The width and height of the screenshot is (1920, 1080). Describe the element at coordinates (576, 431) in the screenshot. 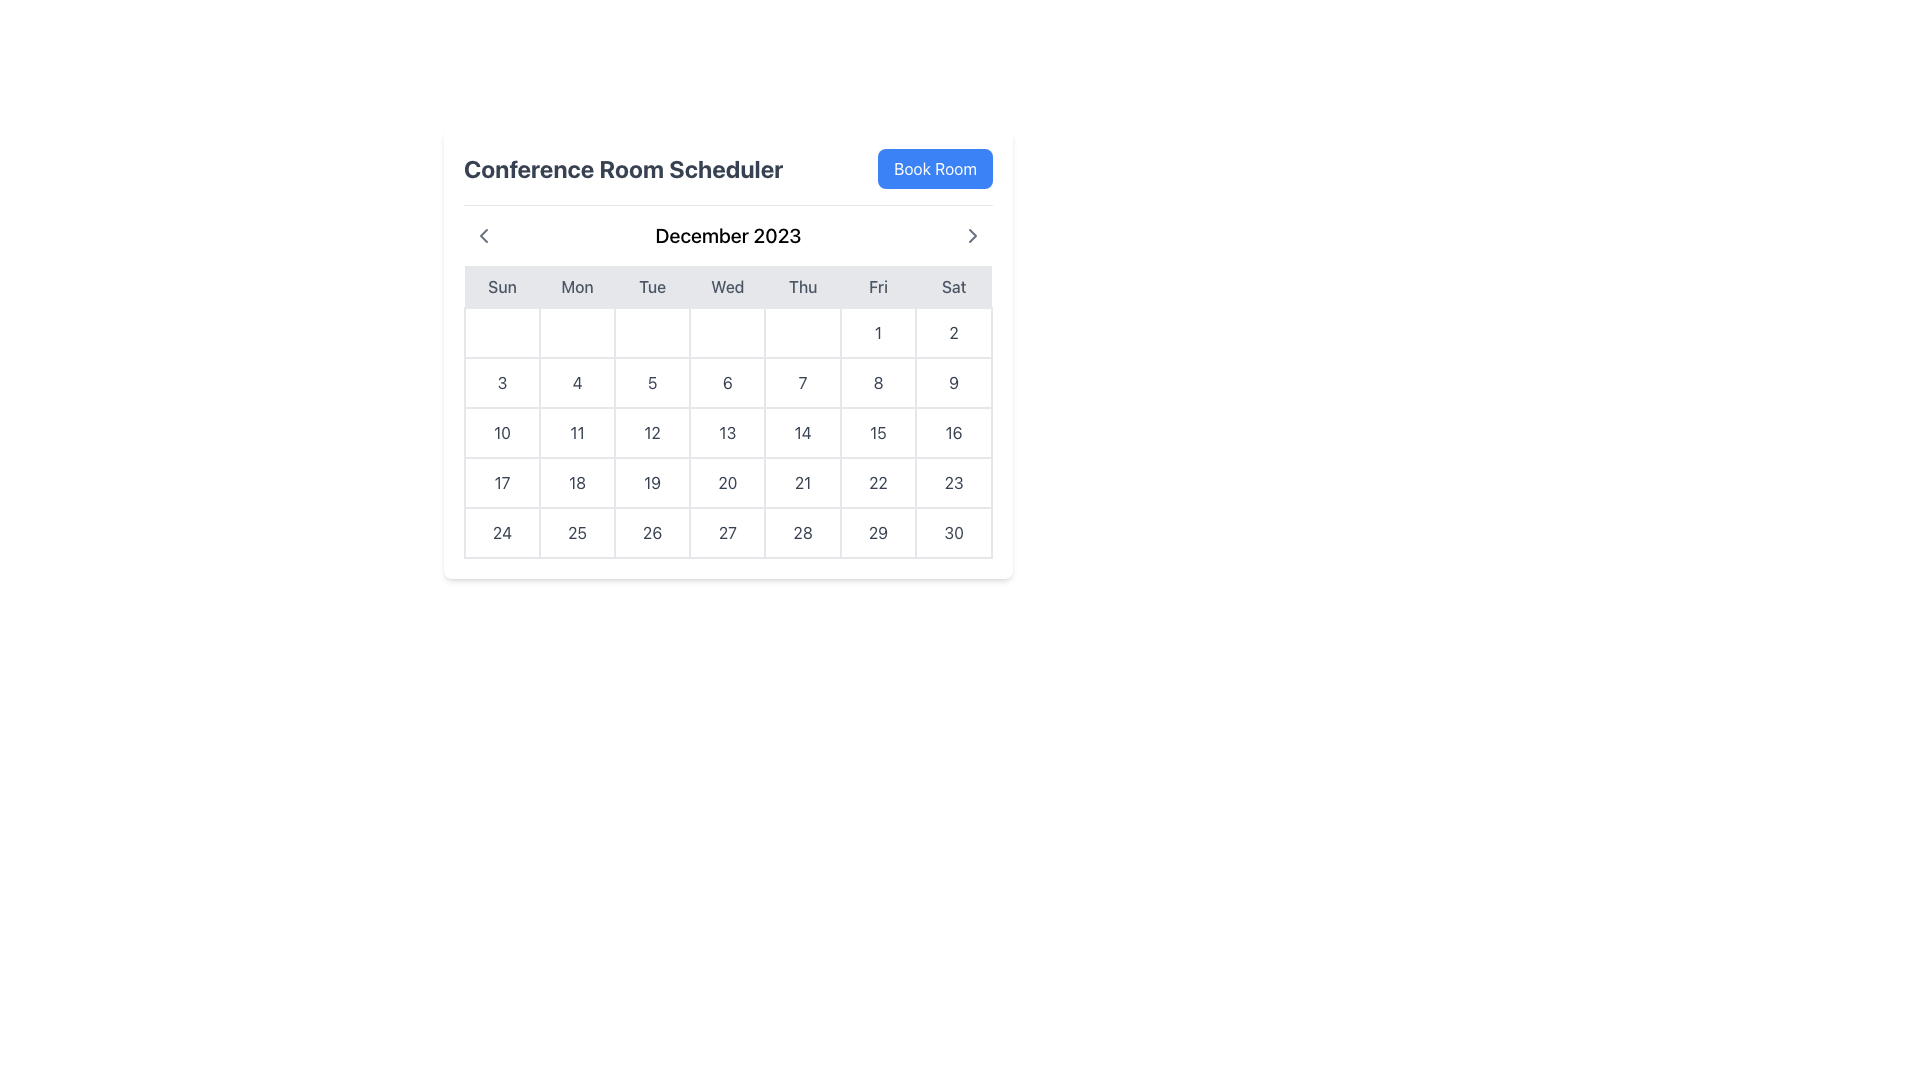

I see `the date selection button for '11' in the calendar view` at that location.